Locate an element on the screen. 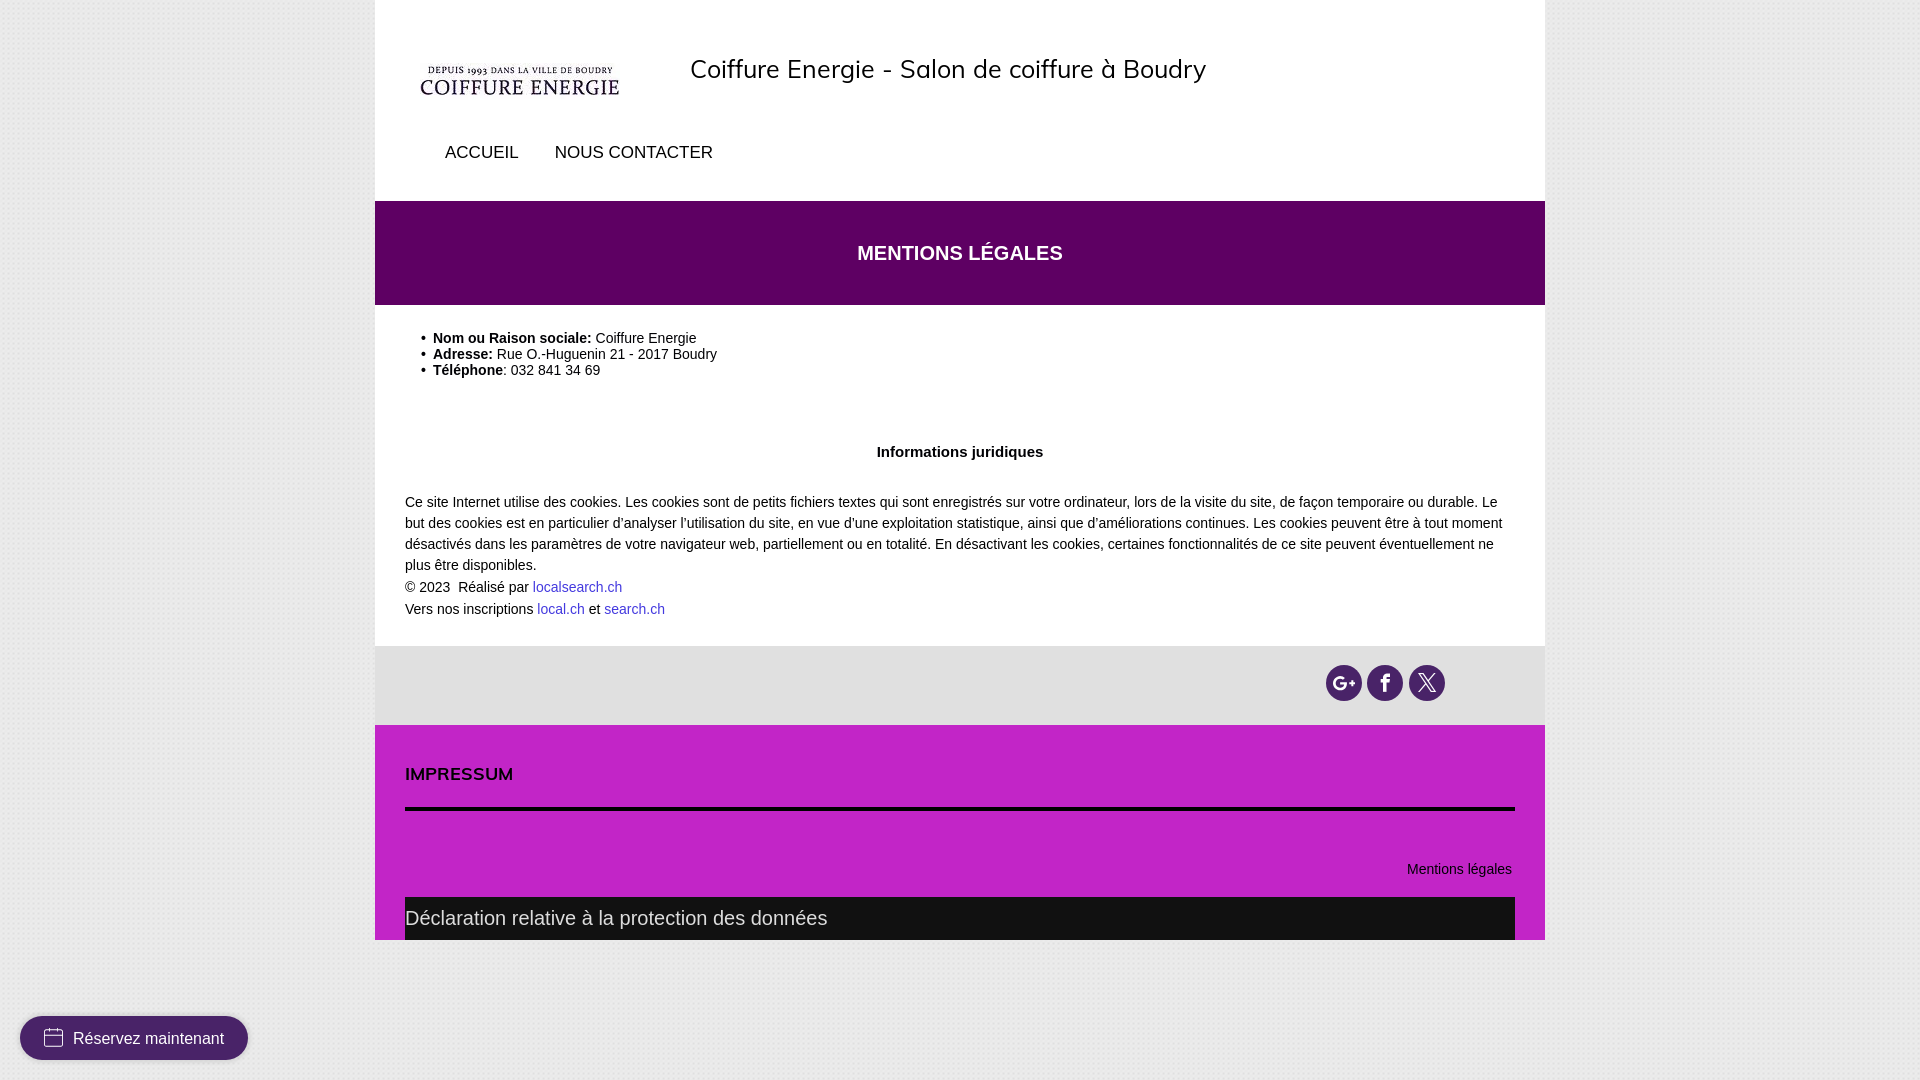  'search.ch' is located at coordinates (633, 608).